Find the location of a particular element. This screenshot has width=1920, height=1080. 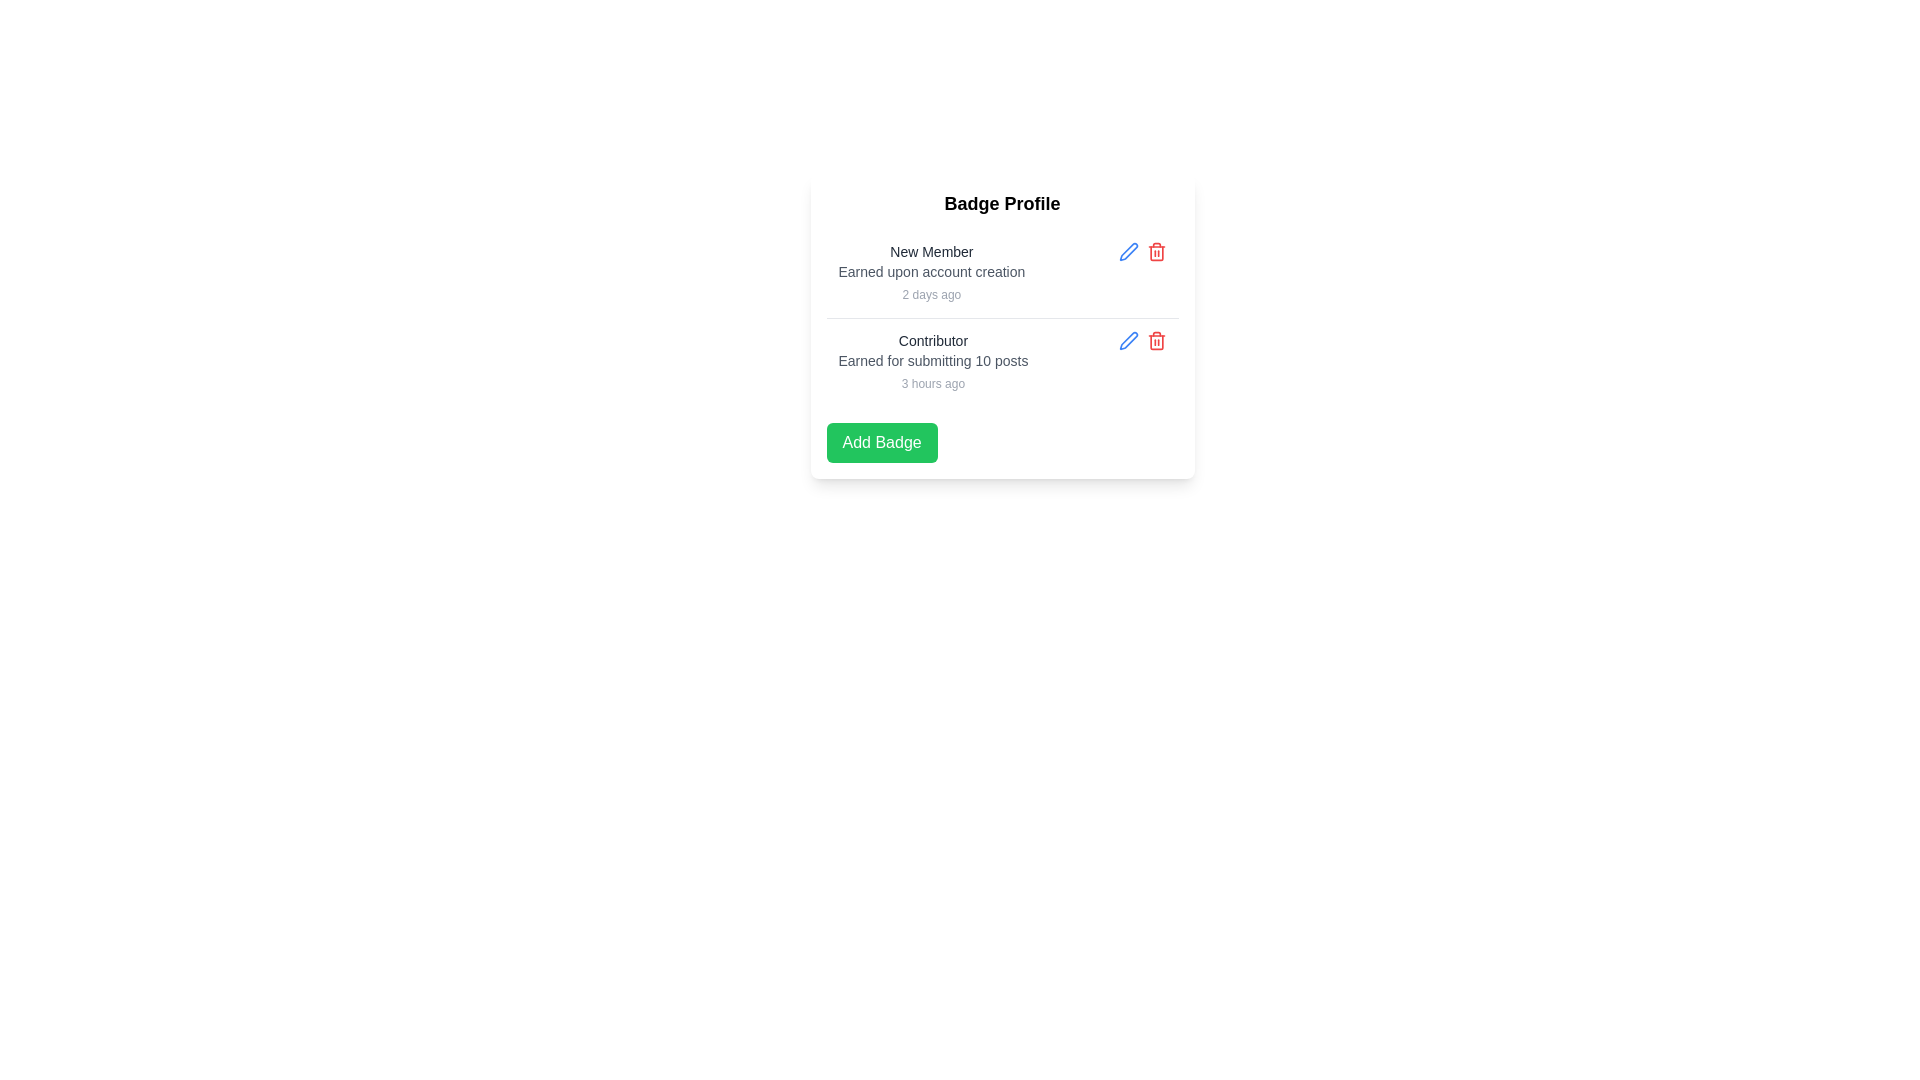

the text label indicating the time elapsed since the 'New Member' badge was earned, located in the 'New Member' section of the badge profile card is located at coordinates (930, 294).